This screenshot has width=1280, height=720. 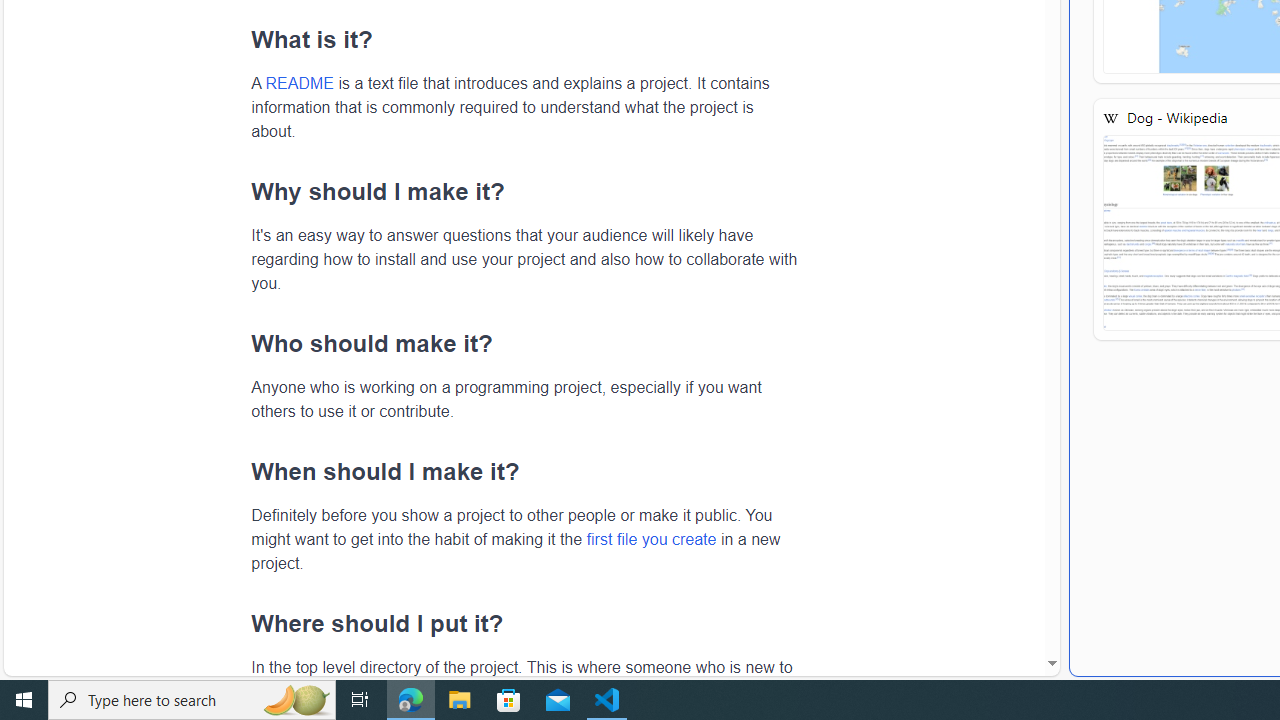 I want to click on 'README', so click(x=298, y=82).